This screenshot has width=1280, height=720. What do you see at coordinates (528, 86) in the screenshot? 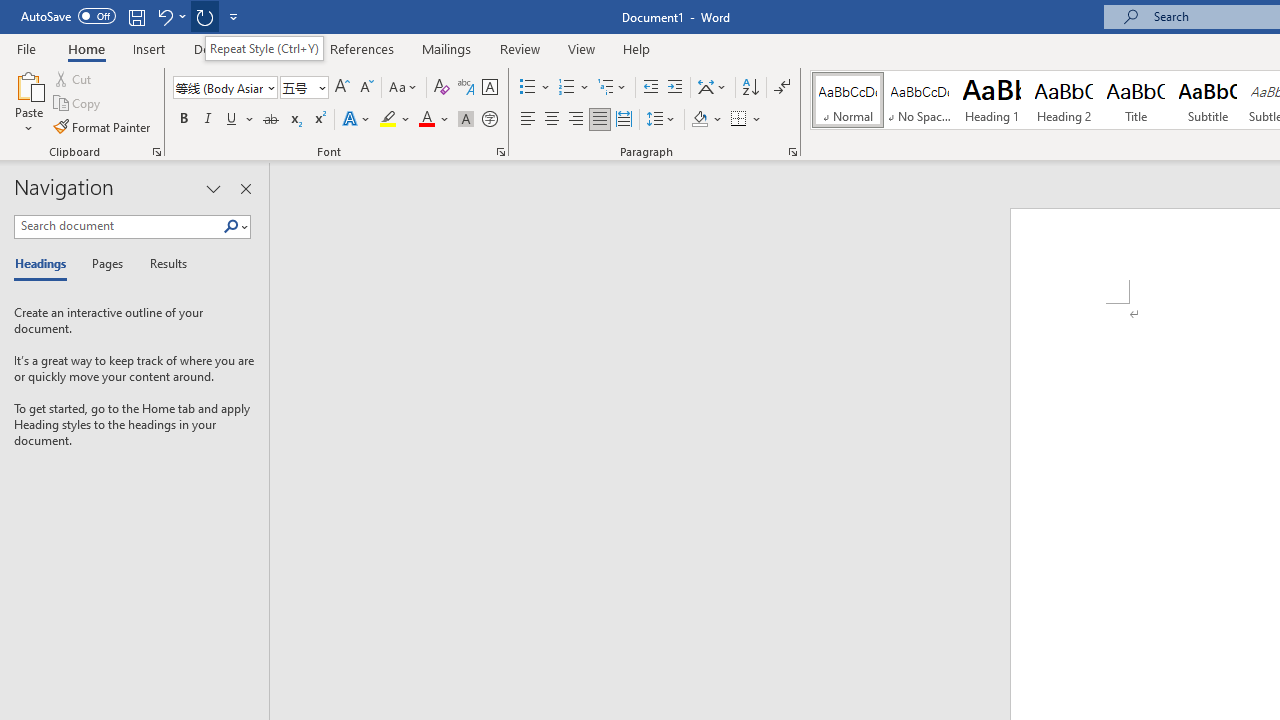
I see `'Bullets'` at bounding box center [528, 86].